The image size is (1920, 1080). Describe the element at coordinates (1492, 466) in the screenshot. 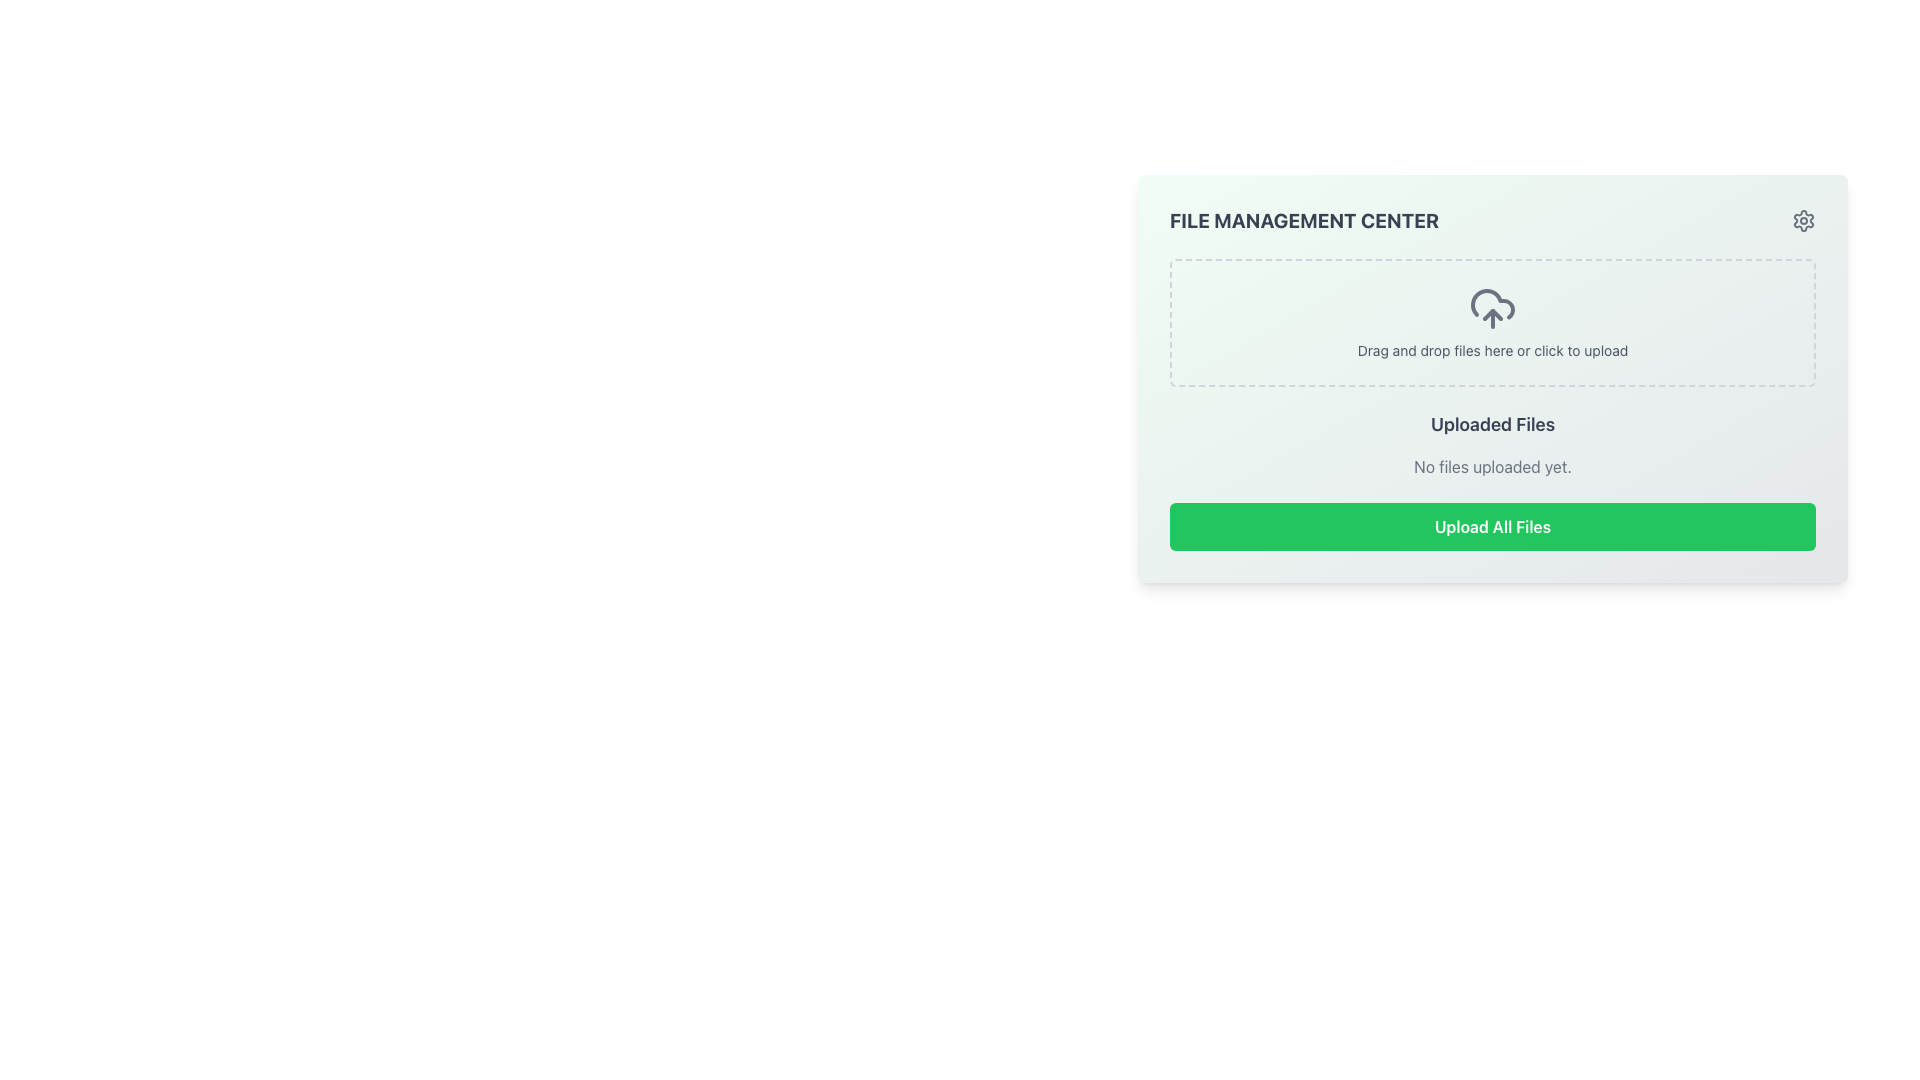

I see `the static text element indicating 'No files uploaded yet.' located in the 'Uploaded Files' section of the file management interface` at that location.